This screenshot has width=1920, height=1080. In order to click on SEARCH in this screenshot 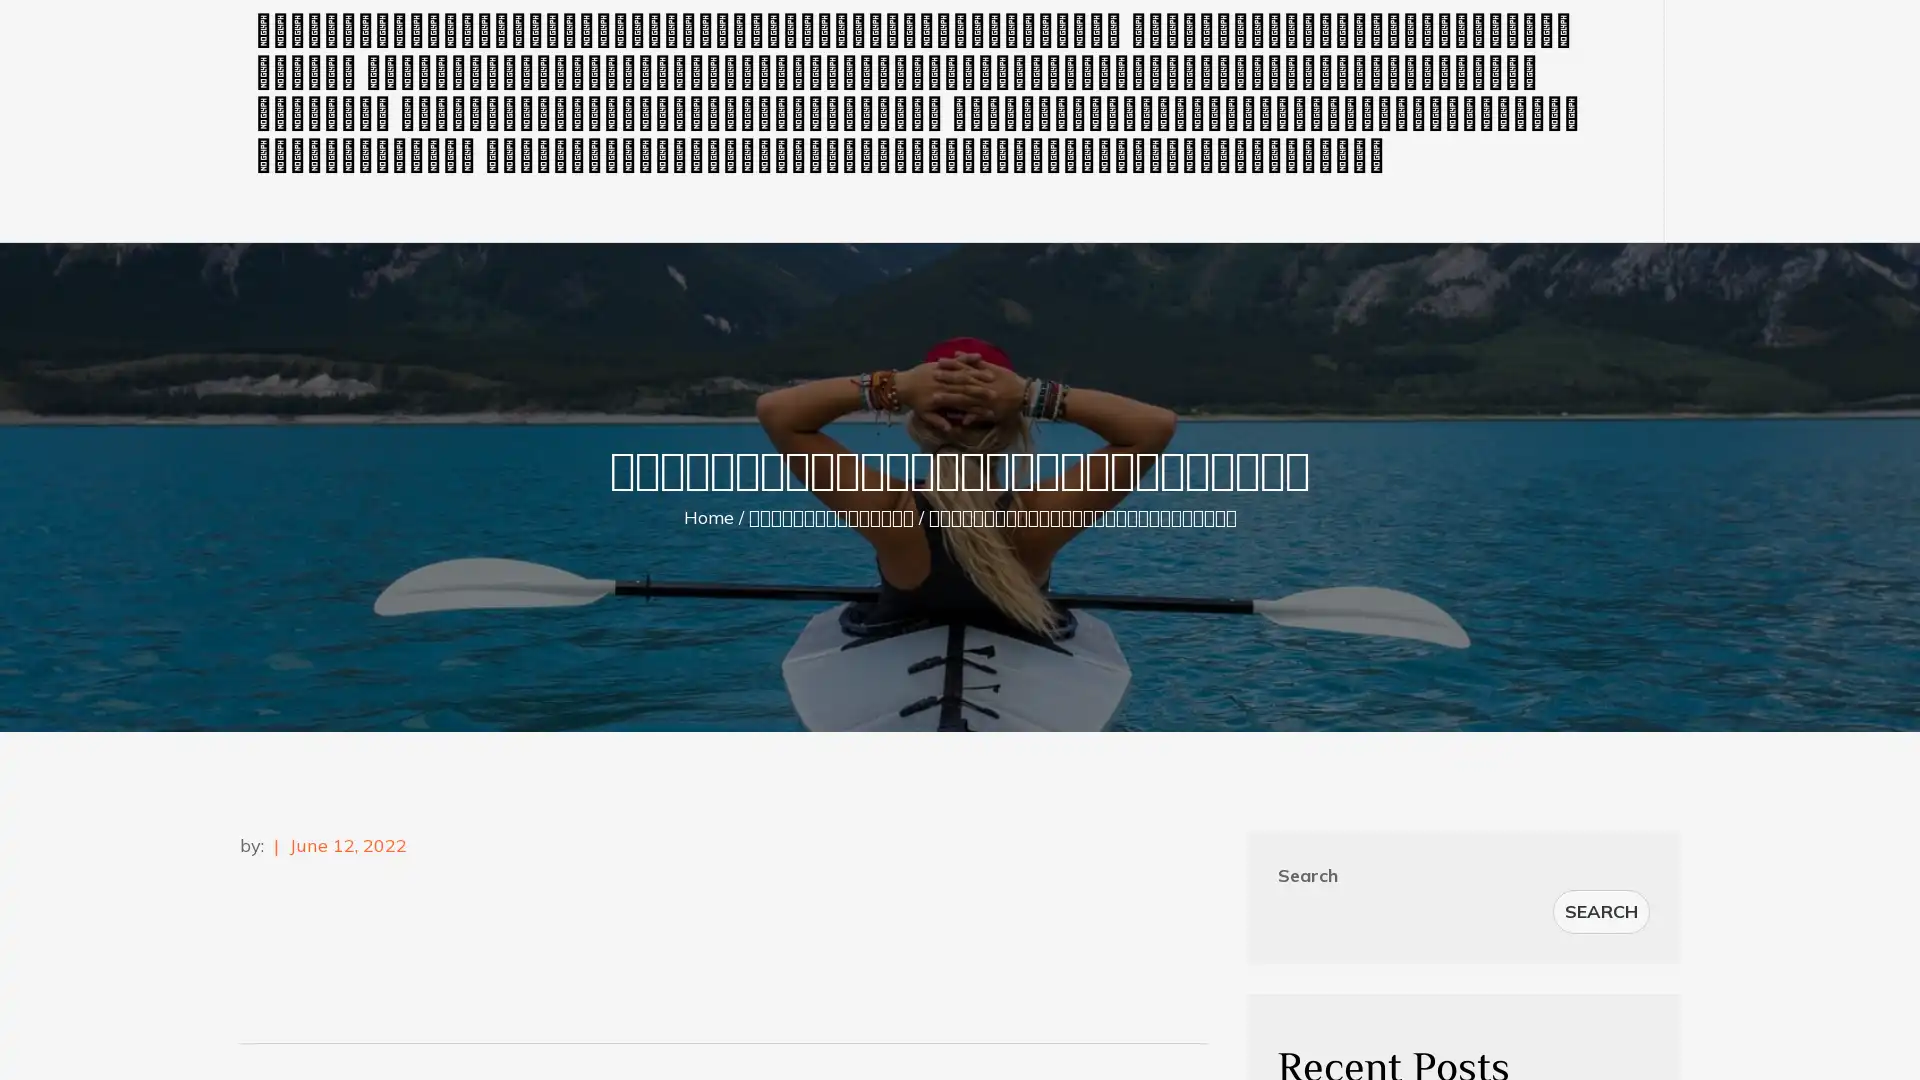, I will do `click(1601, 911)`.